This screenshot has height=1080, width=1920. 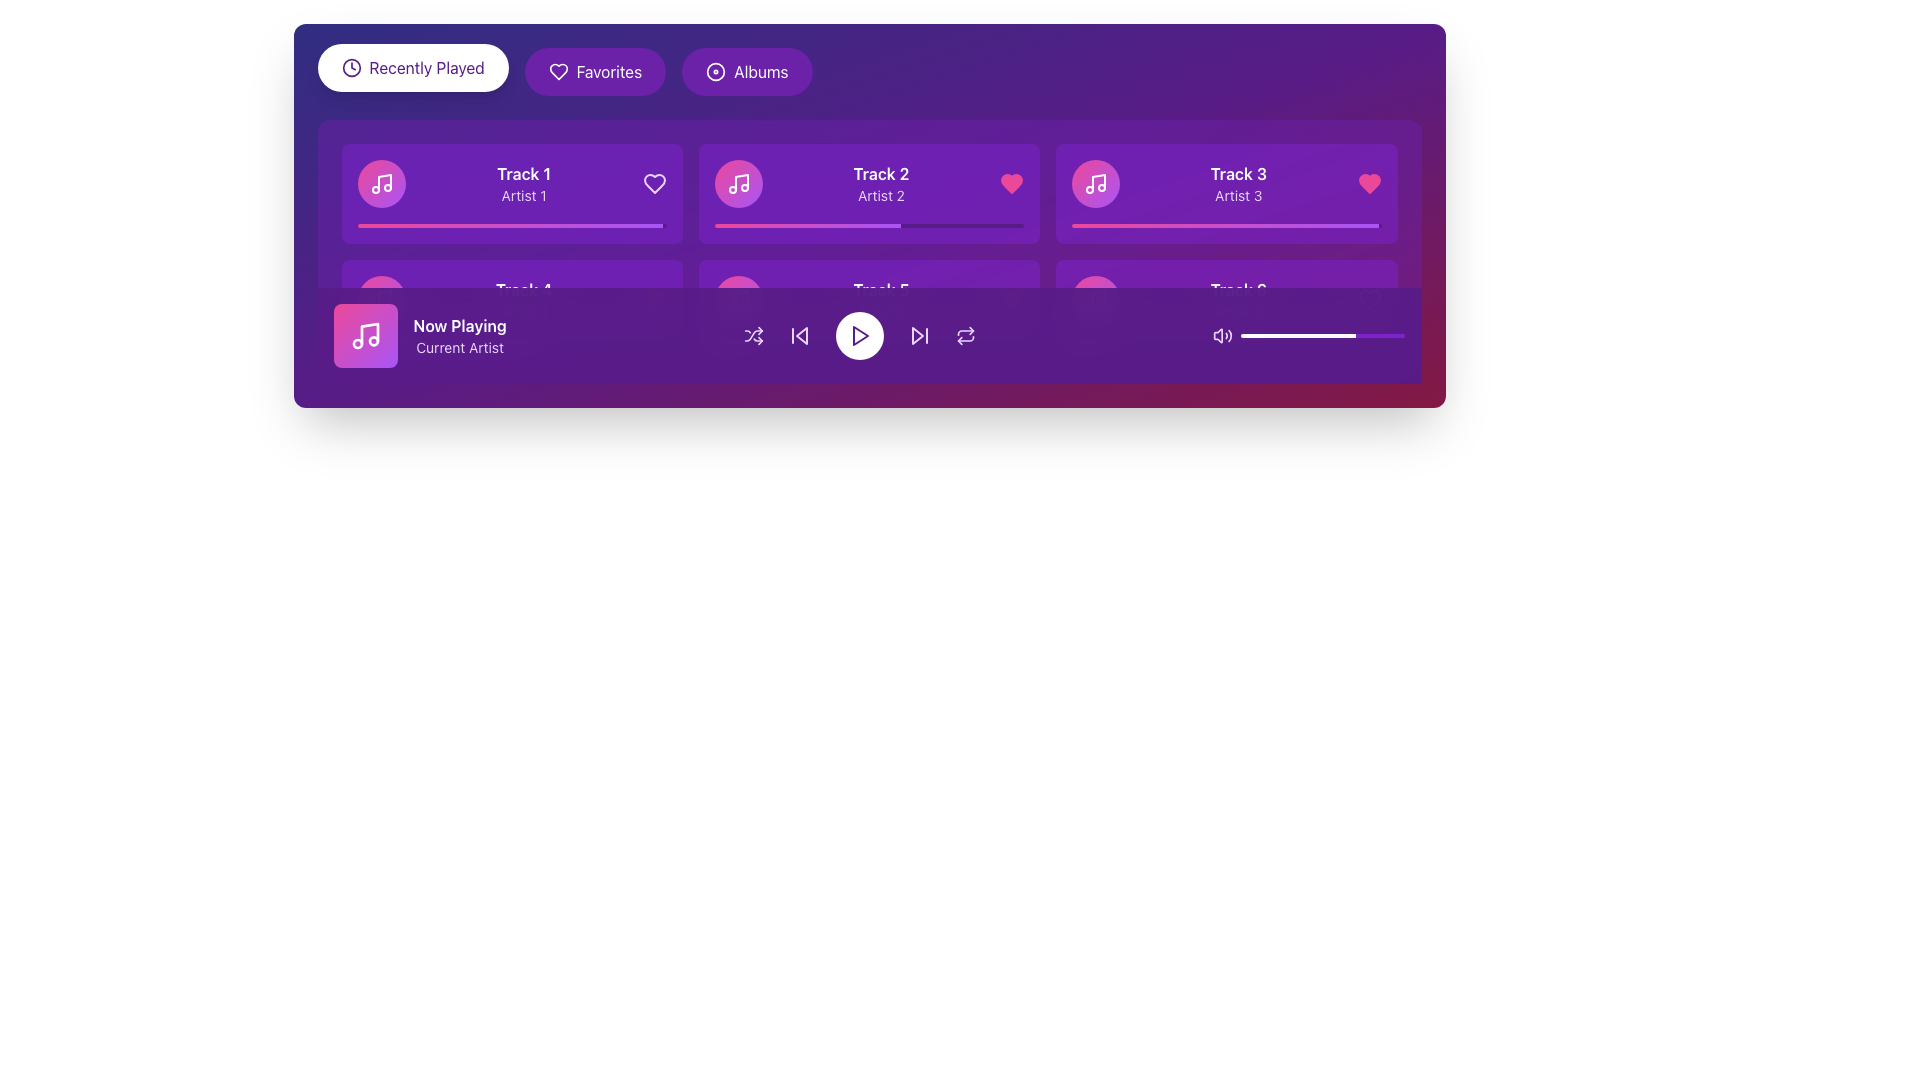 What do you see at coordinates (1392, 334) in the screenshot?
I see `the volume level` at bounding box center [1392, 334].